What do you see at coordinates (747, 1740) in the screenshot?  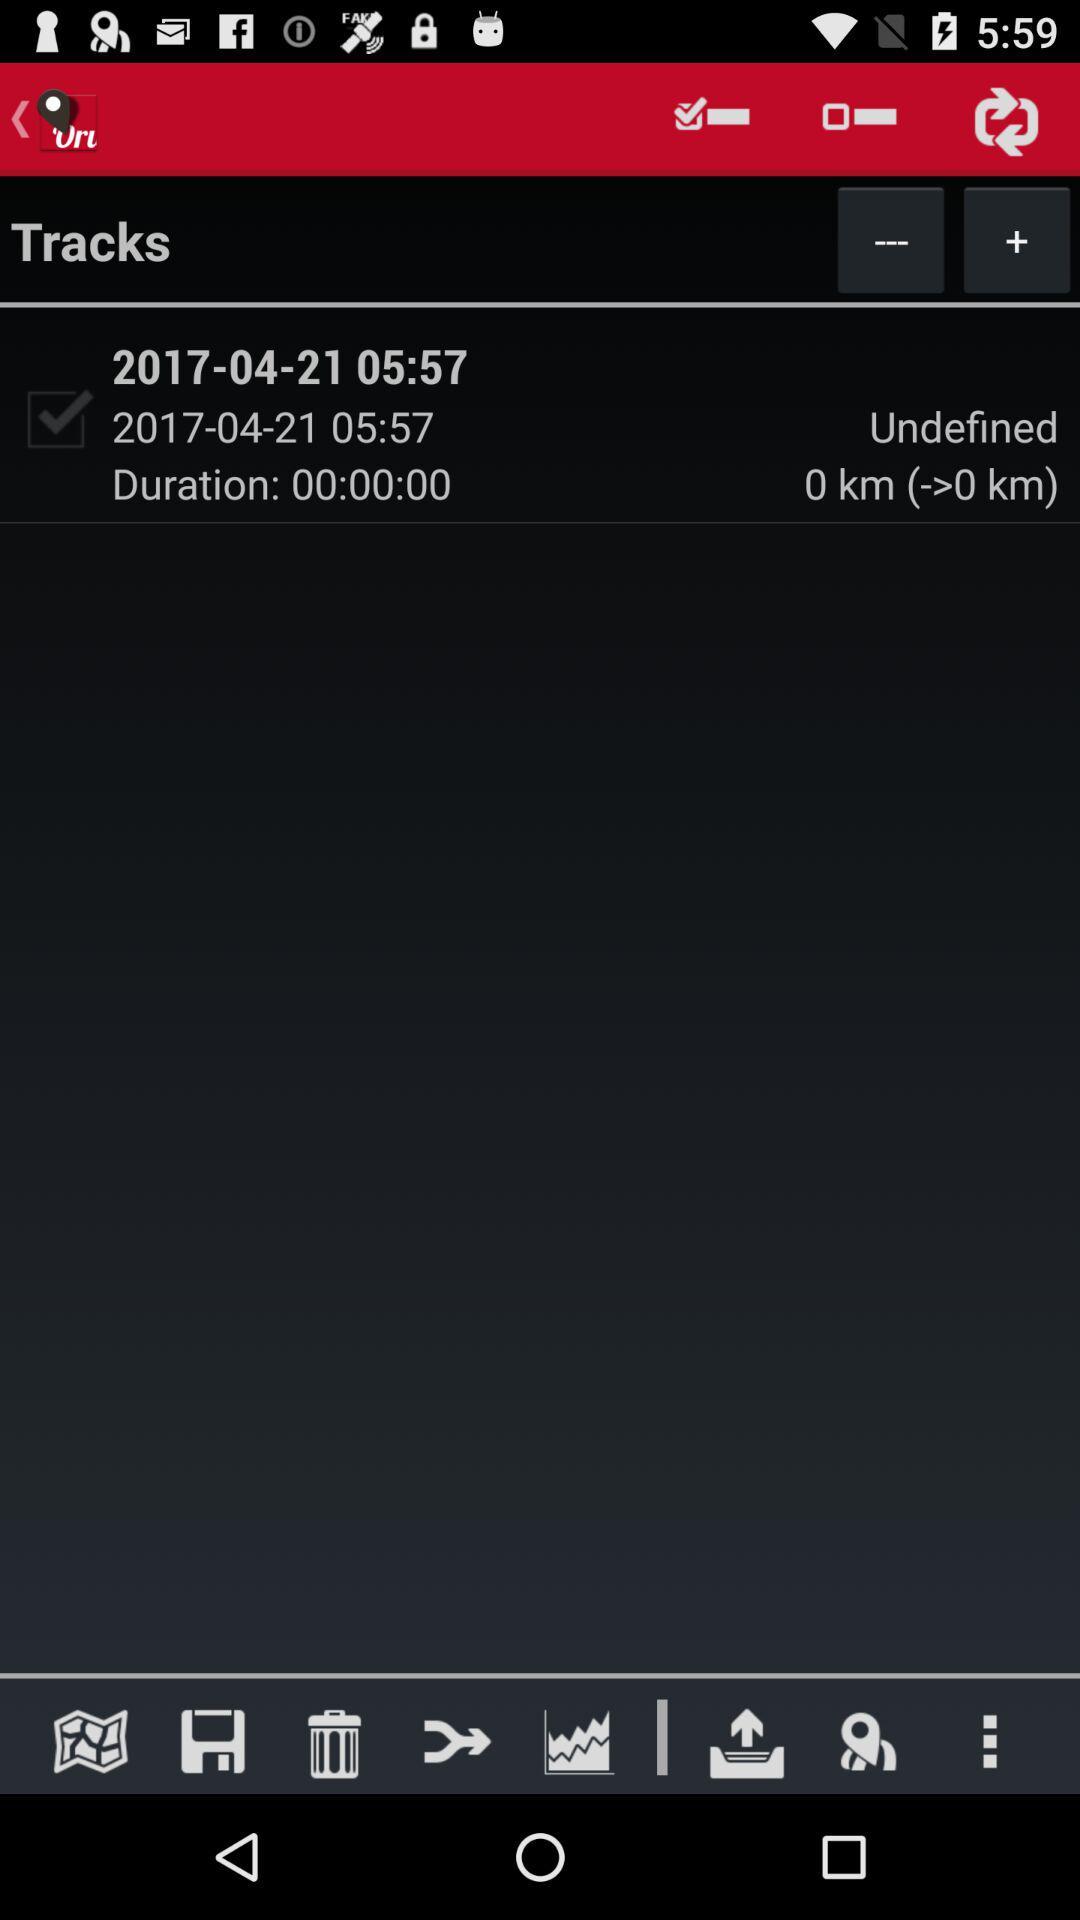 I see `upload file` at bounding box center [747, 1740].